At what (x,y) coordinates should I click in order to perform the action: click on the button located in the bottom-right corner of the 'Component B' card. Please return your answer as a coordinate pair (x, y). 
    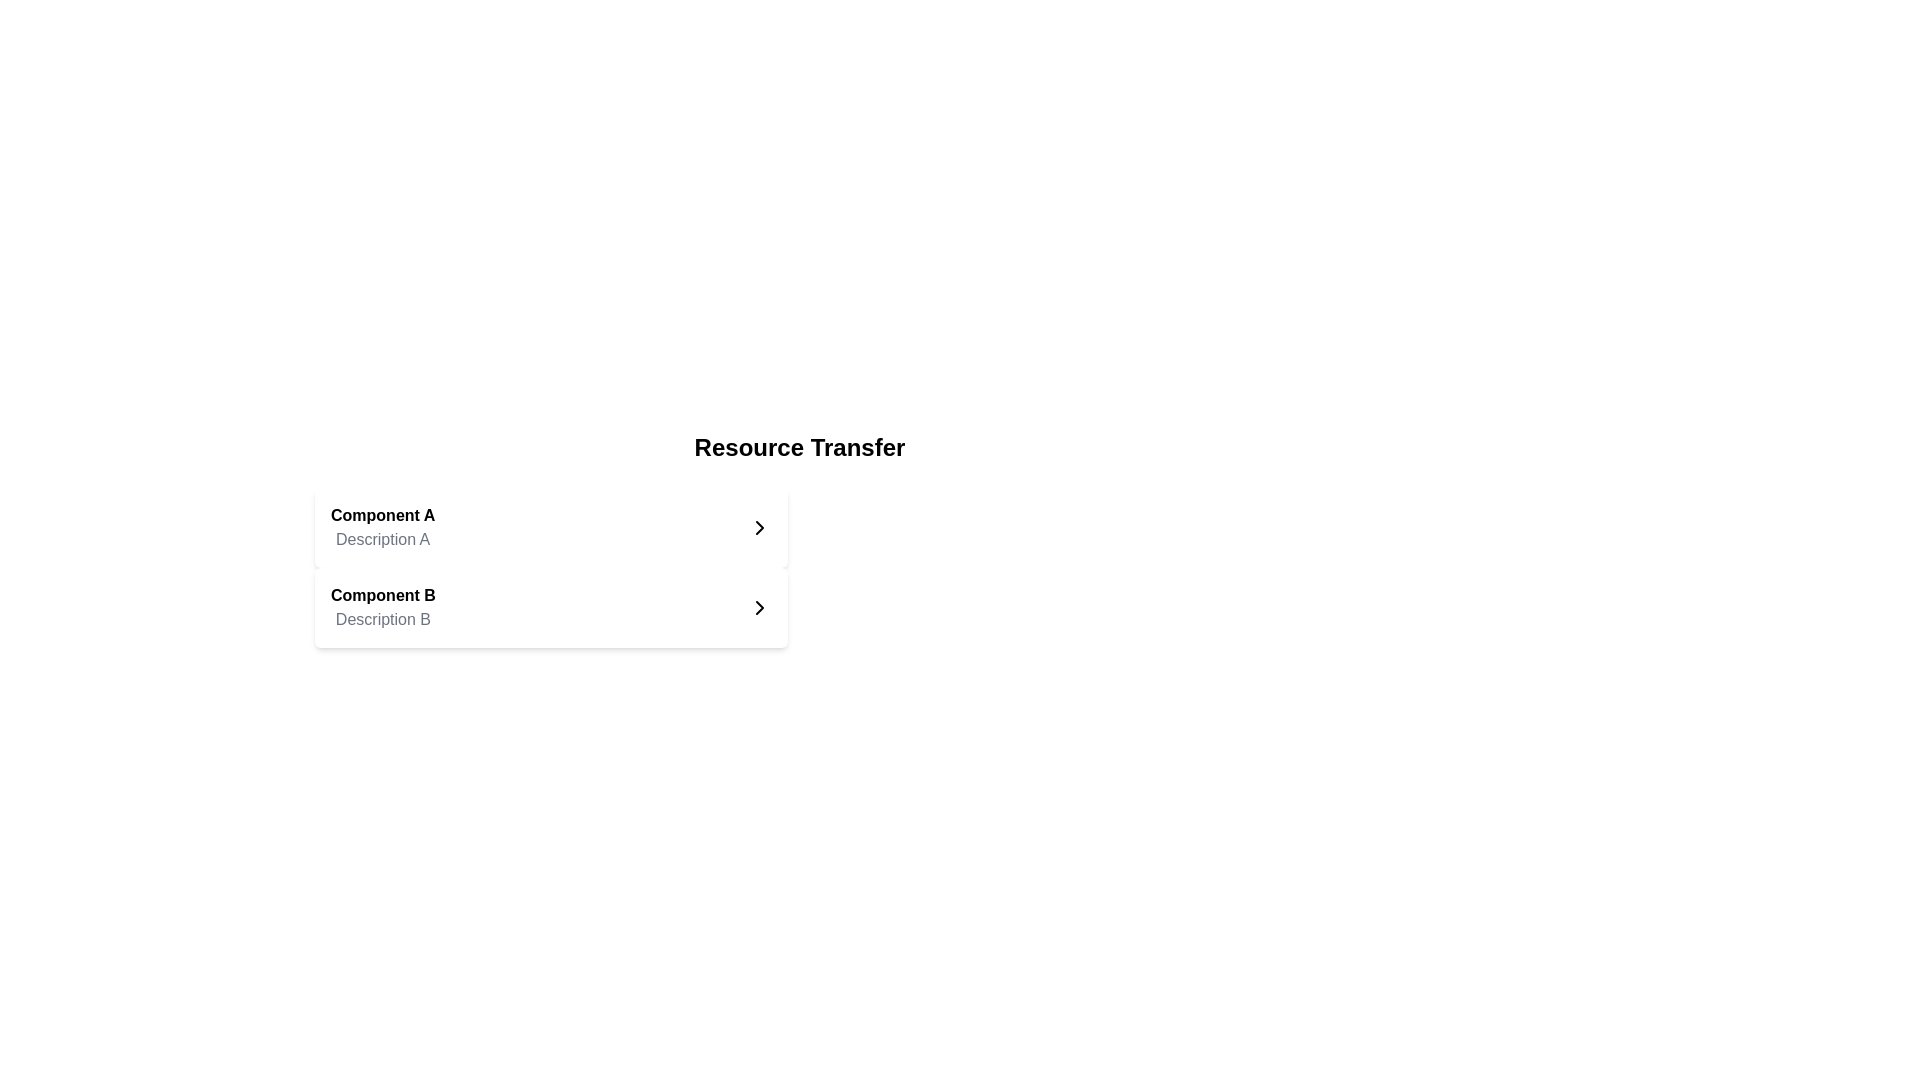
    Looking at the image, I should click on (758, 607).